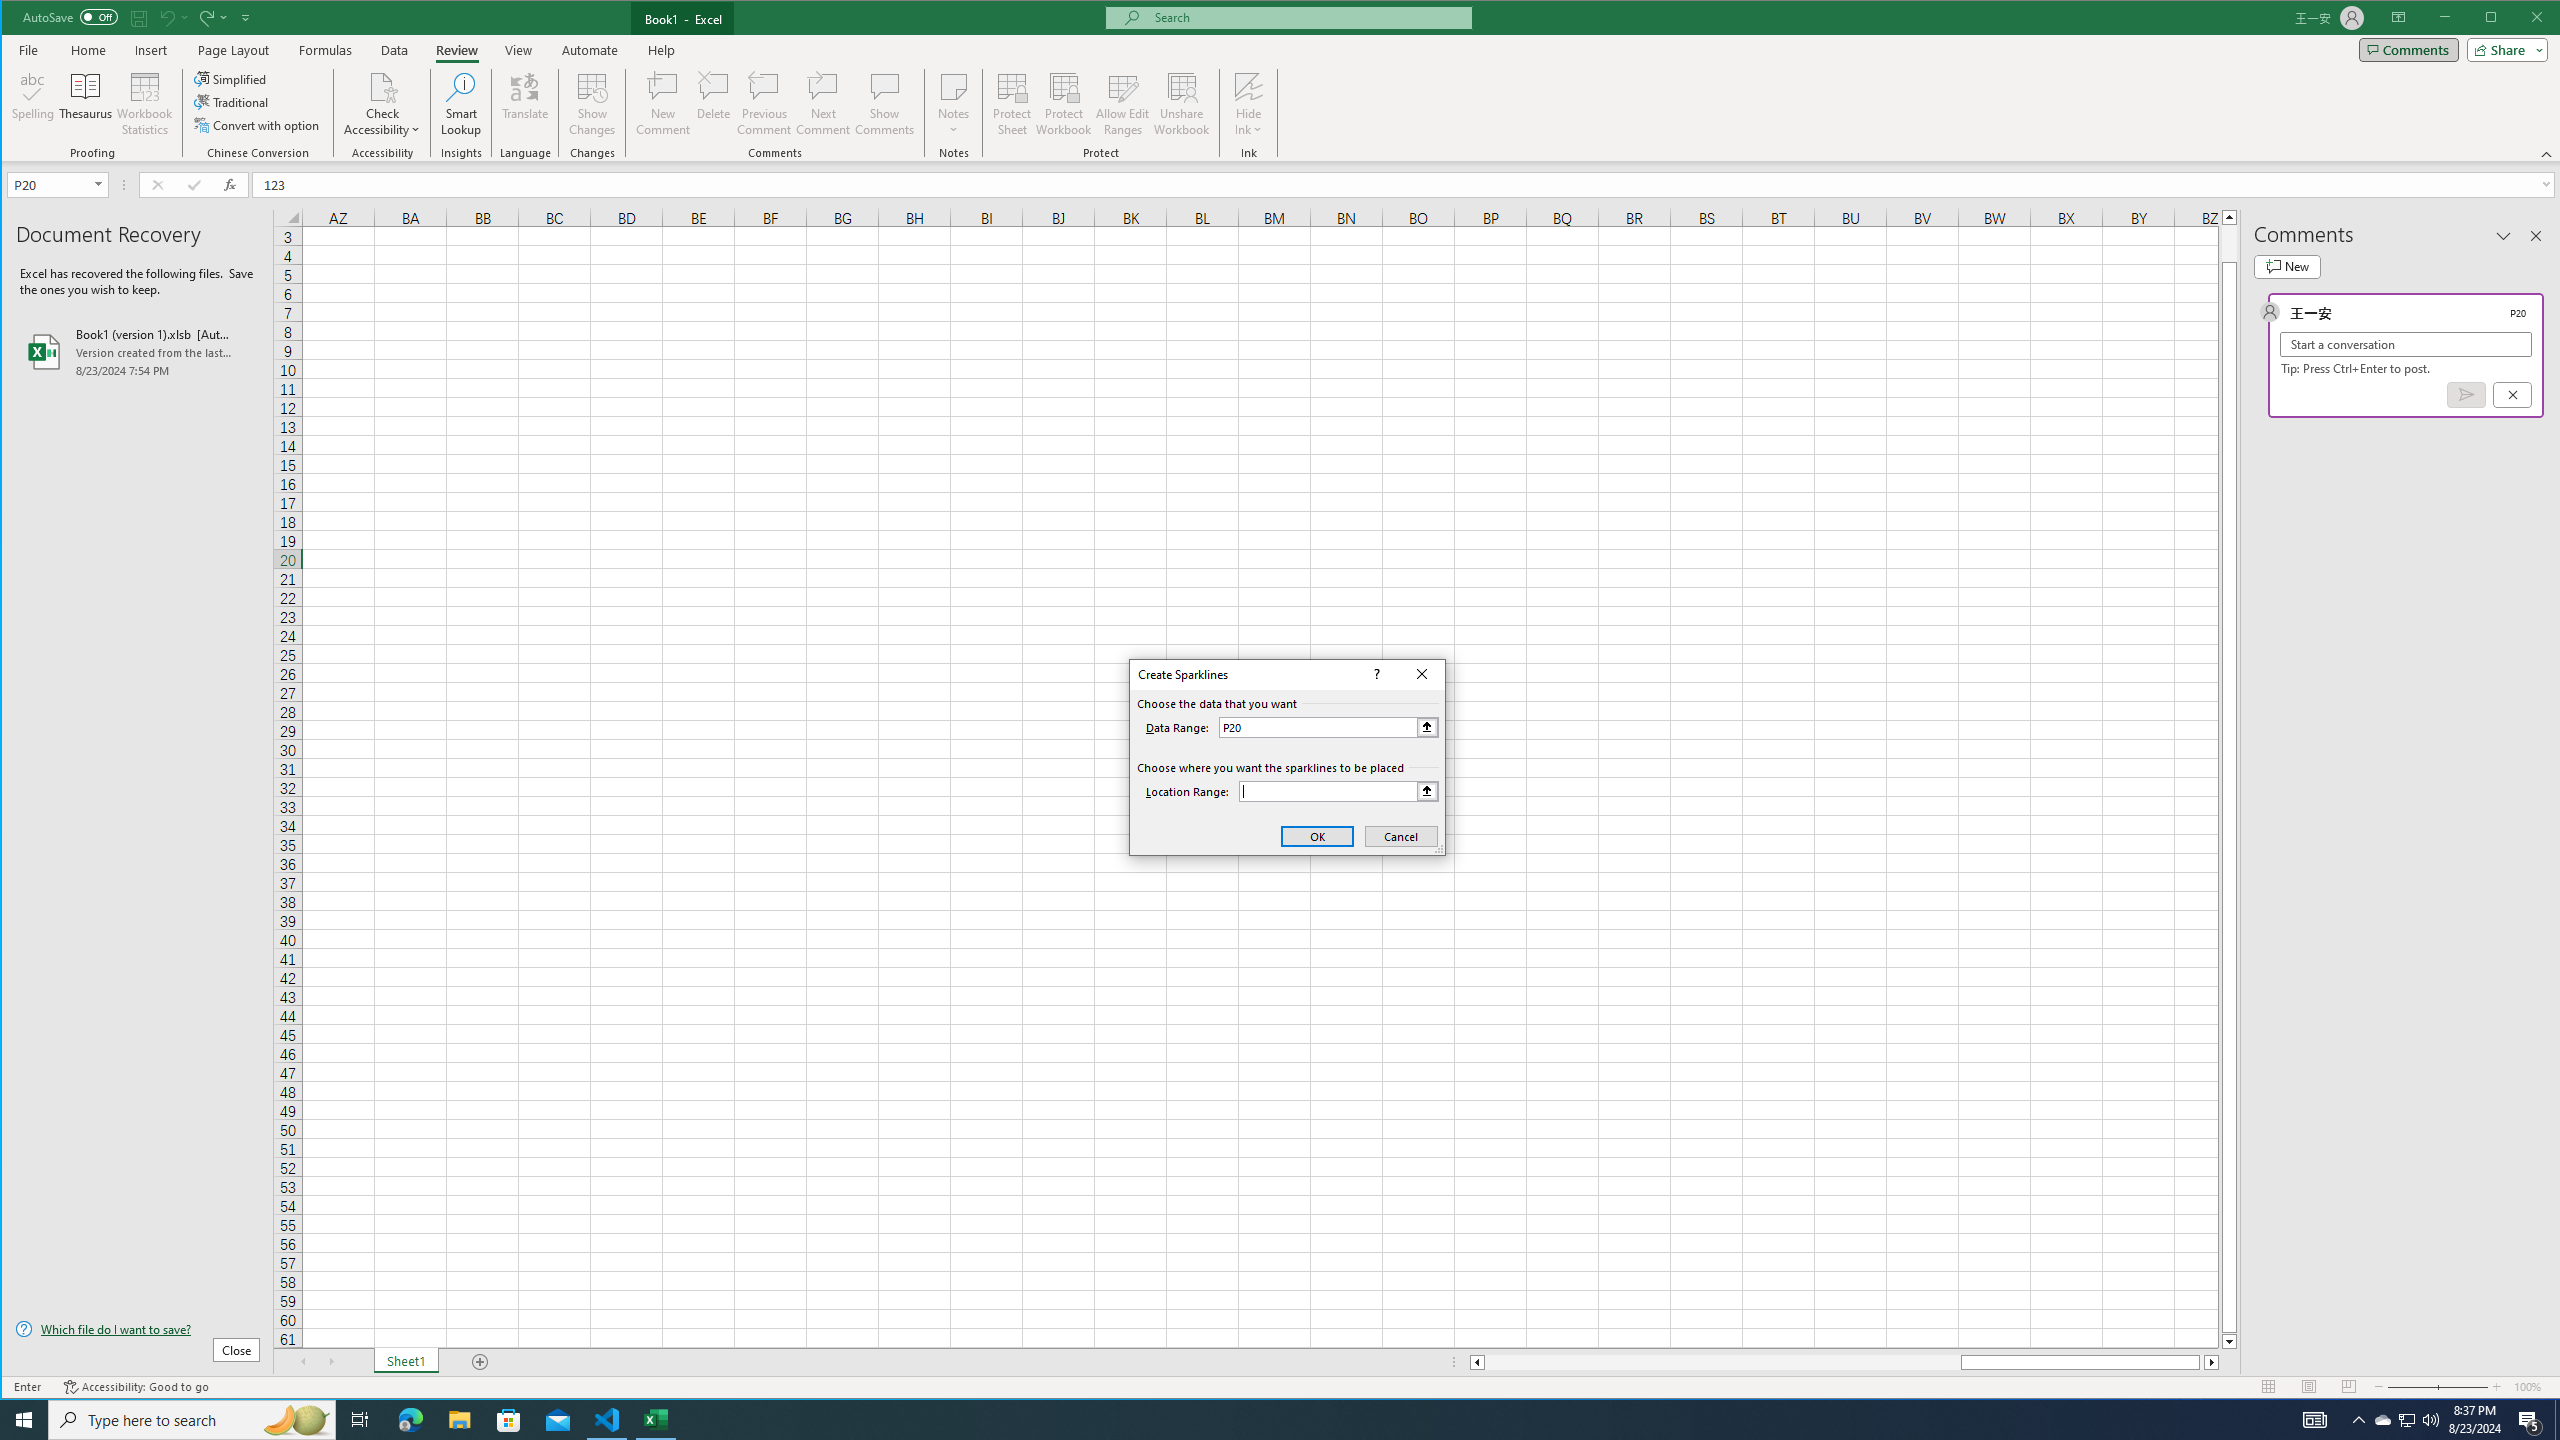 The height and width of the screenshot is (1440, 2560). What do you see at coordinates (1337, 790) in the screenshot?
I see `'Location Range'` at bounding box center [1337, 790].